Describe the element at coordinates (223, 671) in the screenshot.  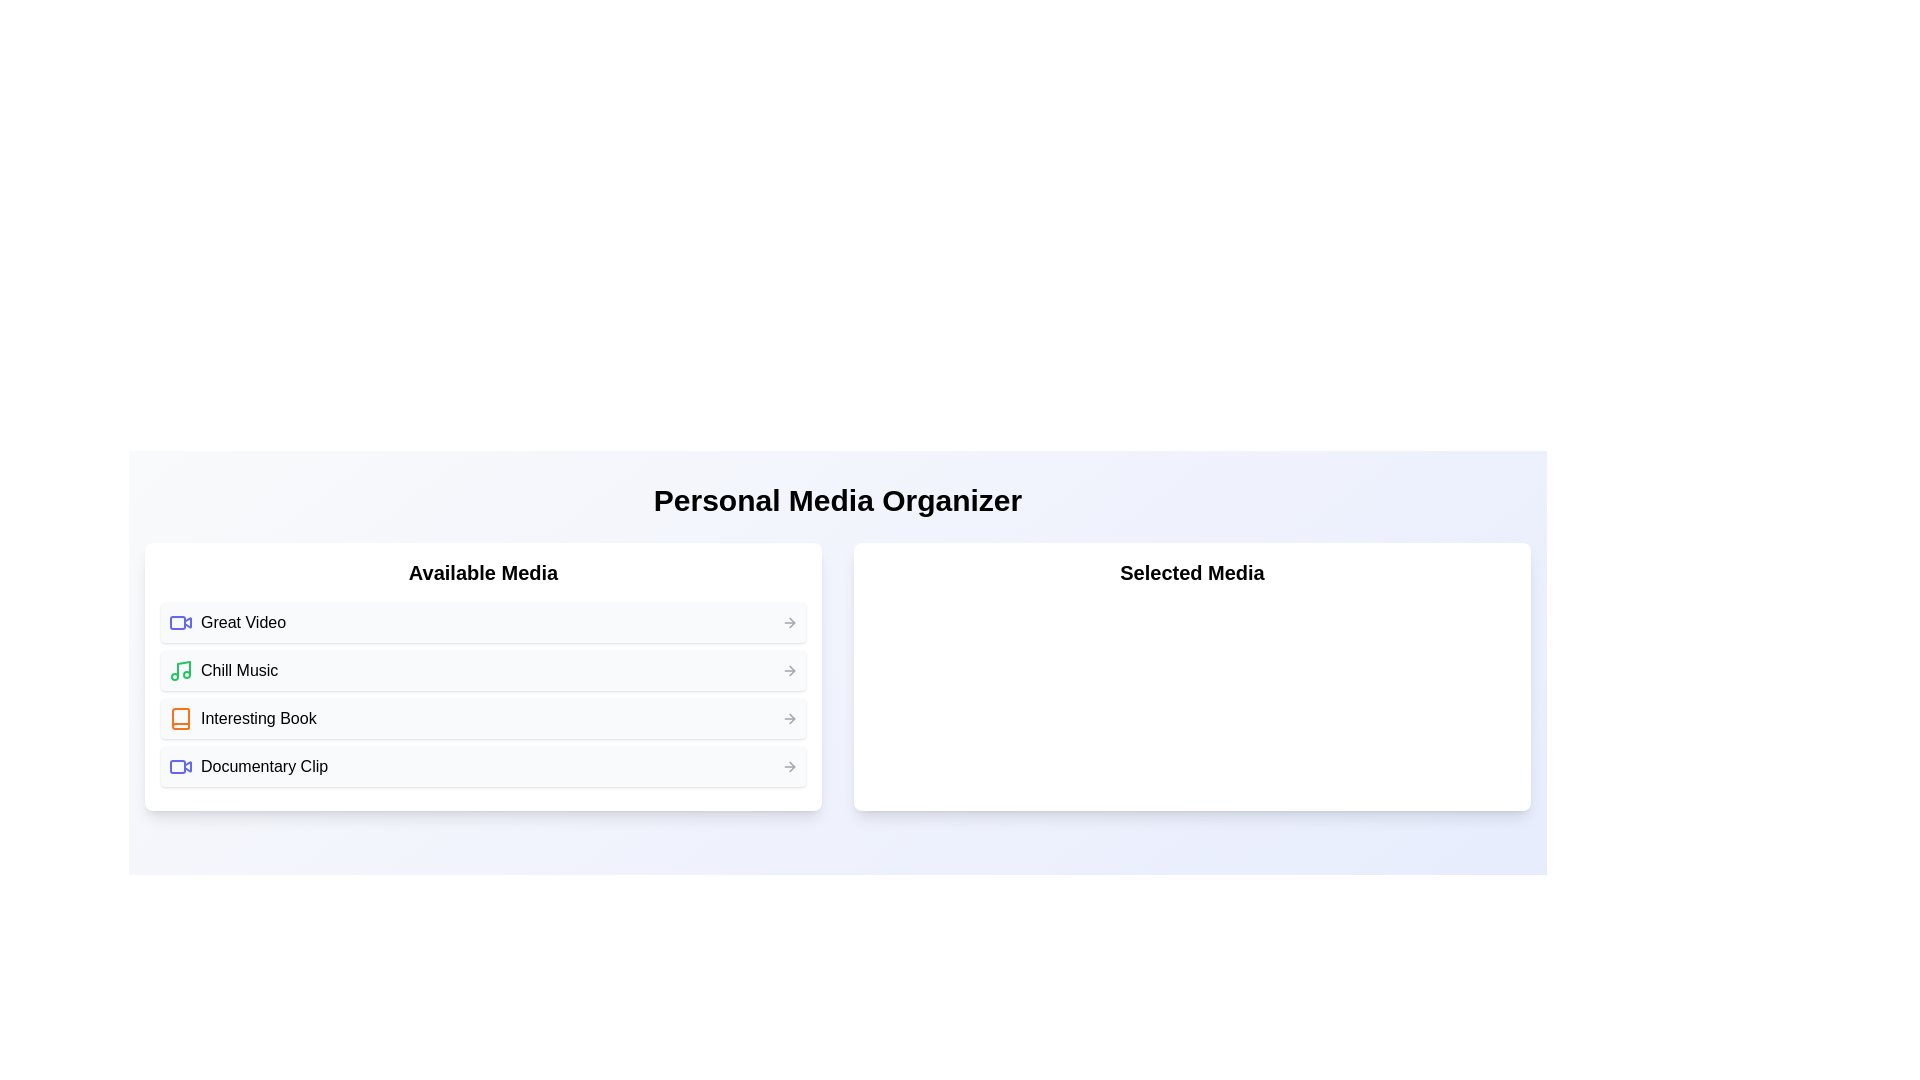
I see `the media entry titled 'Chill Music' in the second row of the 'Available Media' list` at that location.